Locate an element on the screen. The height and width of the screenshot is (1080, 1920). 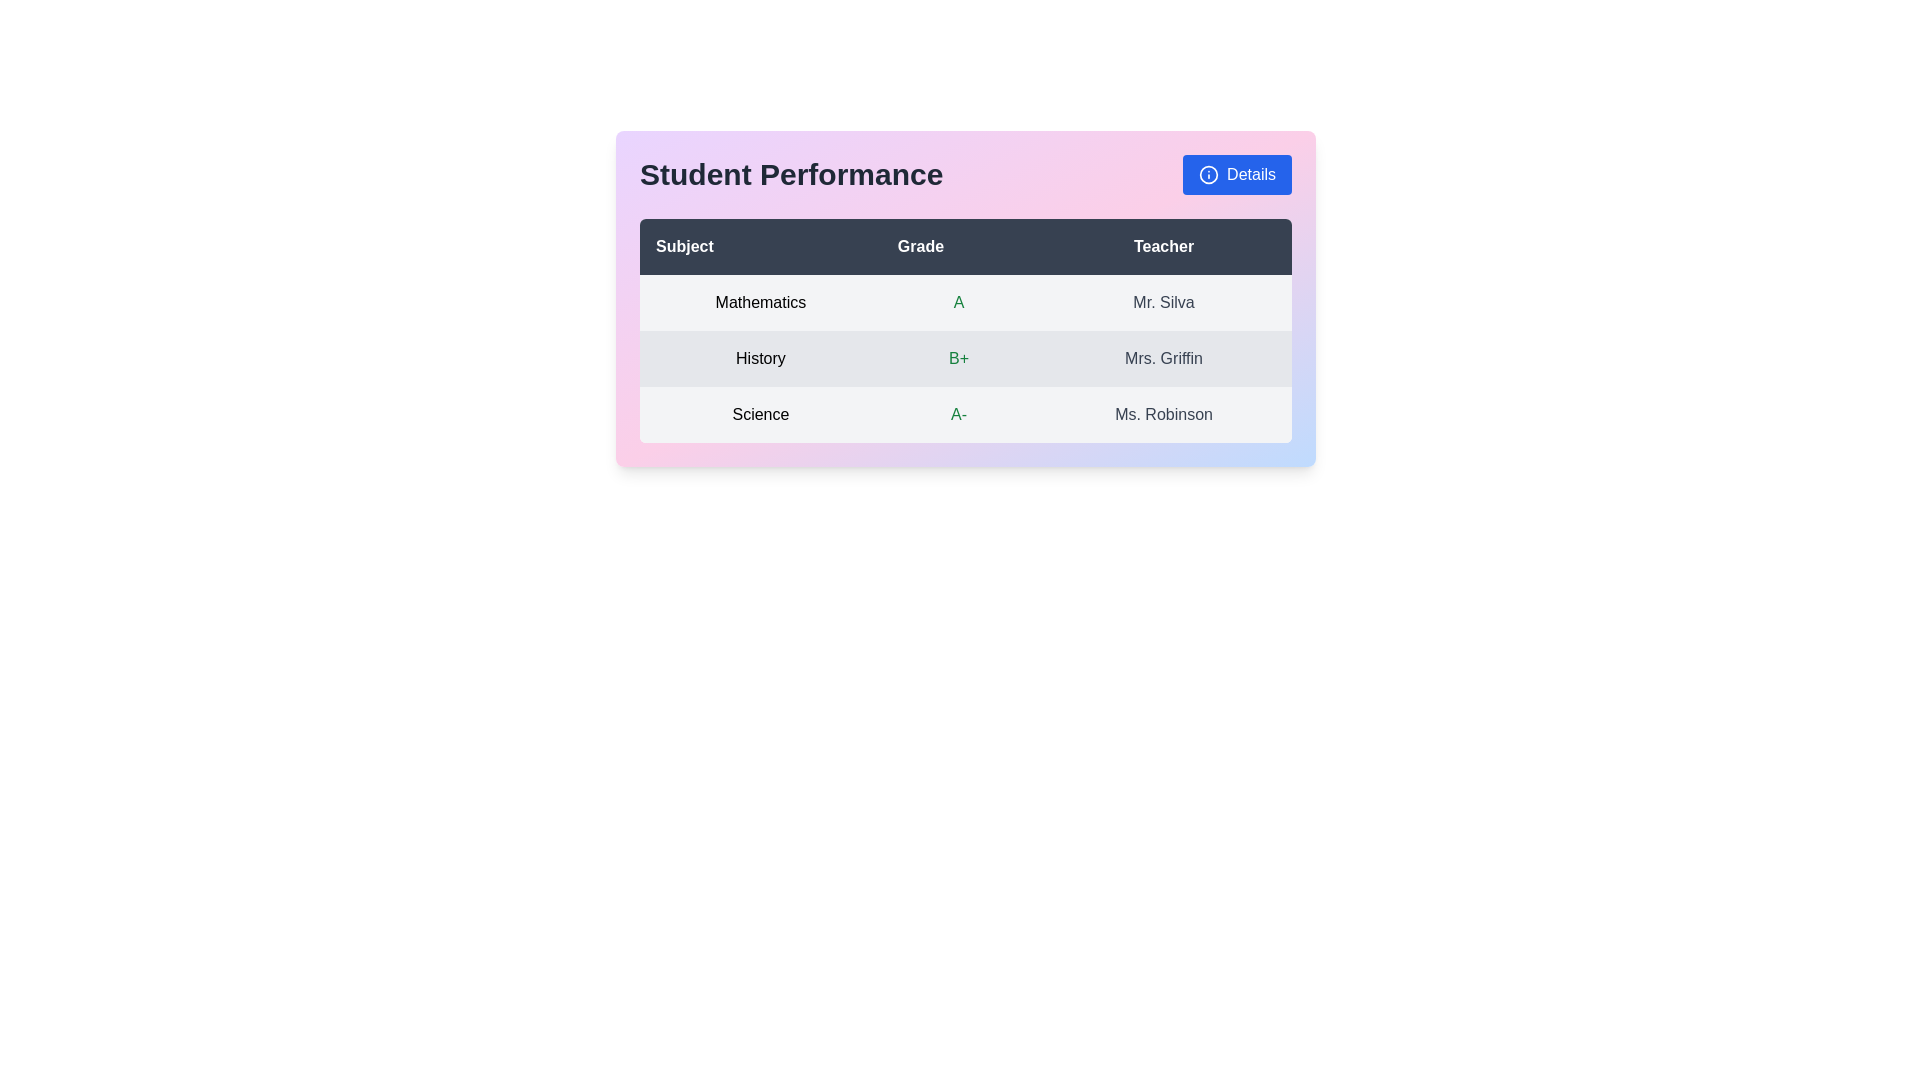
the first row of the 'Student Performance' table is located at coordinates (965, 303).